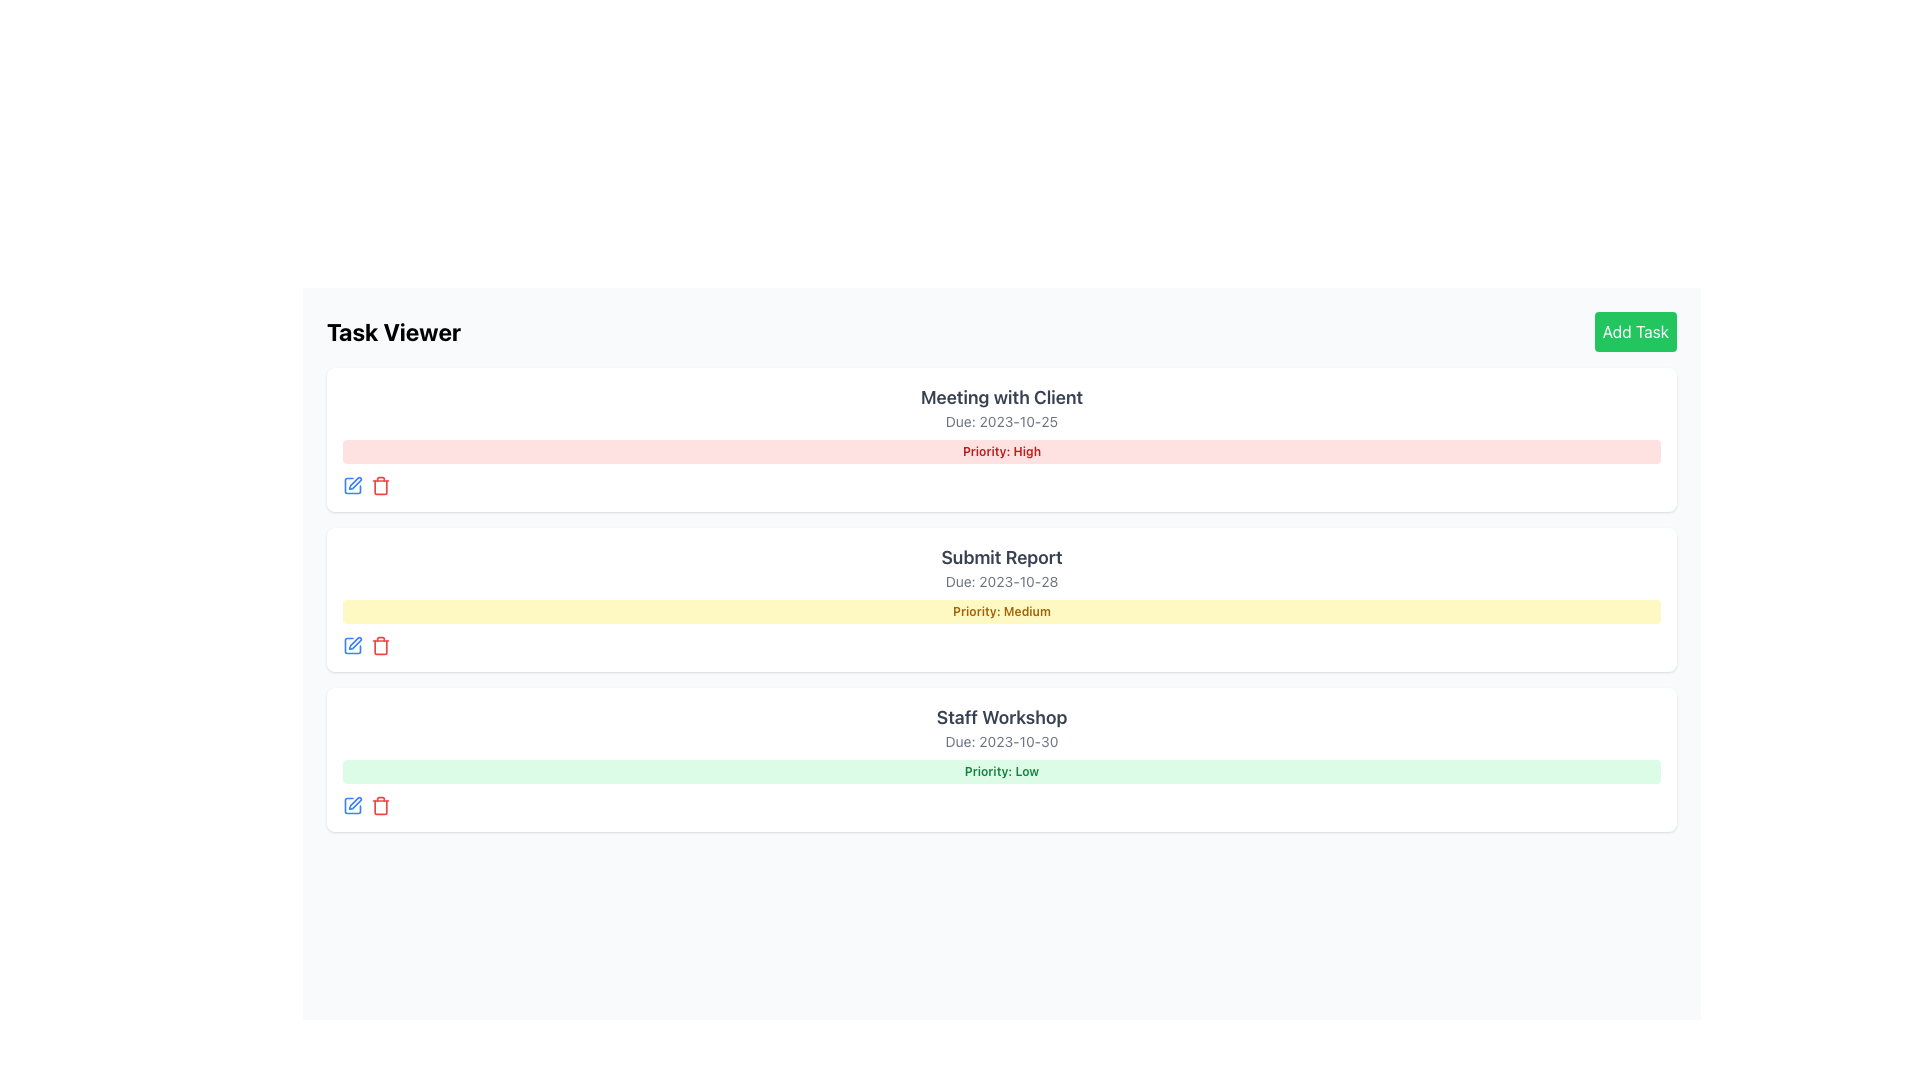 Image resolution: width=1920 pixels, height=1080 pixels. Describe the element at coordinates (355, 643) in the screenshot. I see `the button-like icon representing the editing action for the 'Submit Report' task` at that location.